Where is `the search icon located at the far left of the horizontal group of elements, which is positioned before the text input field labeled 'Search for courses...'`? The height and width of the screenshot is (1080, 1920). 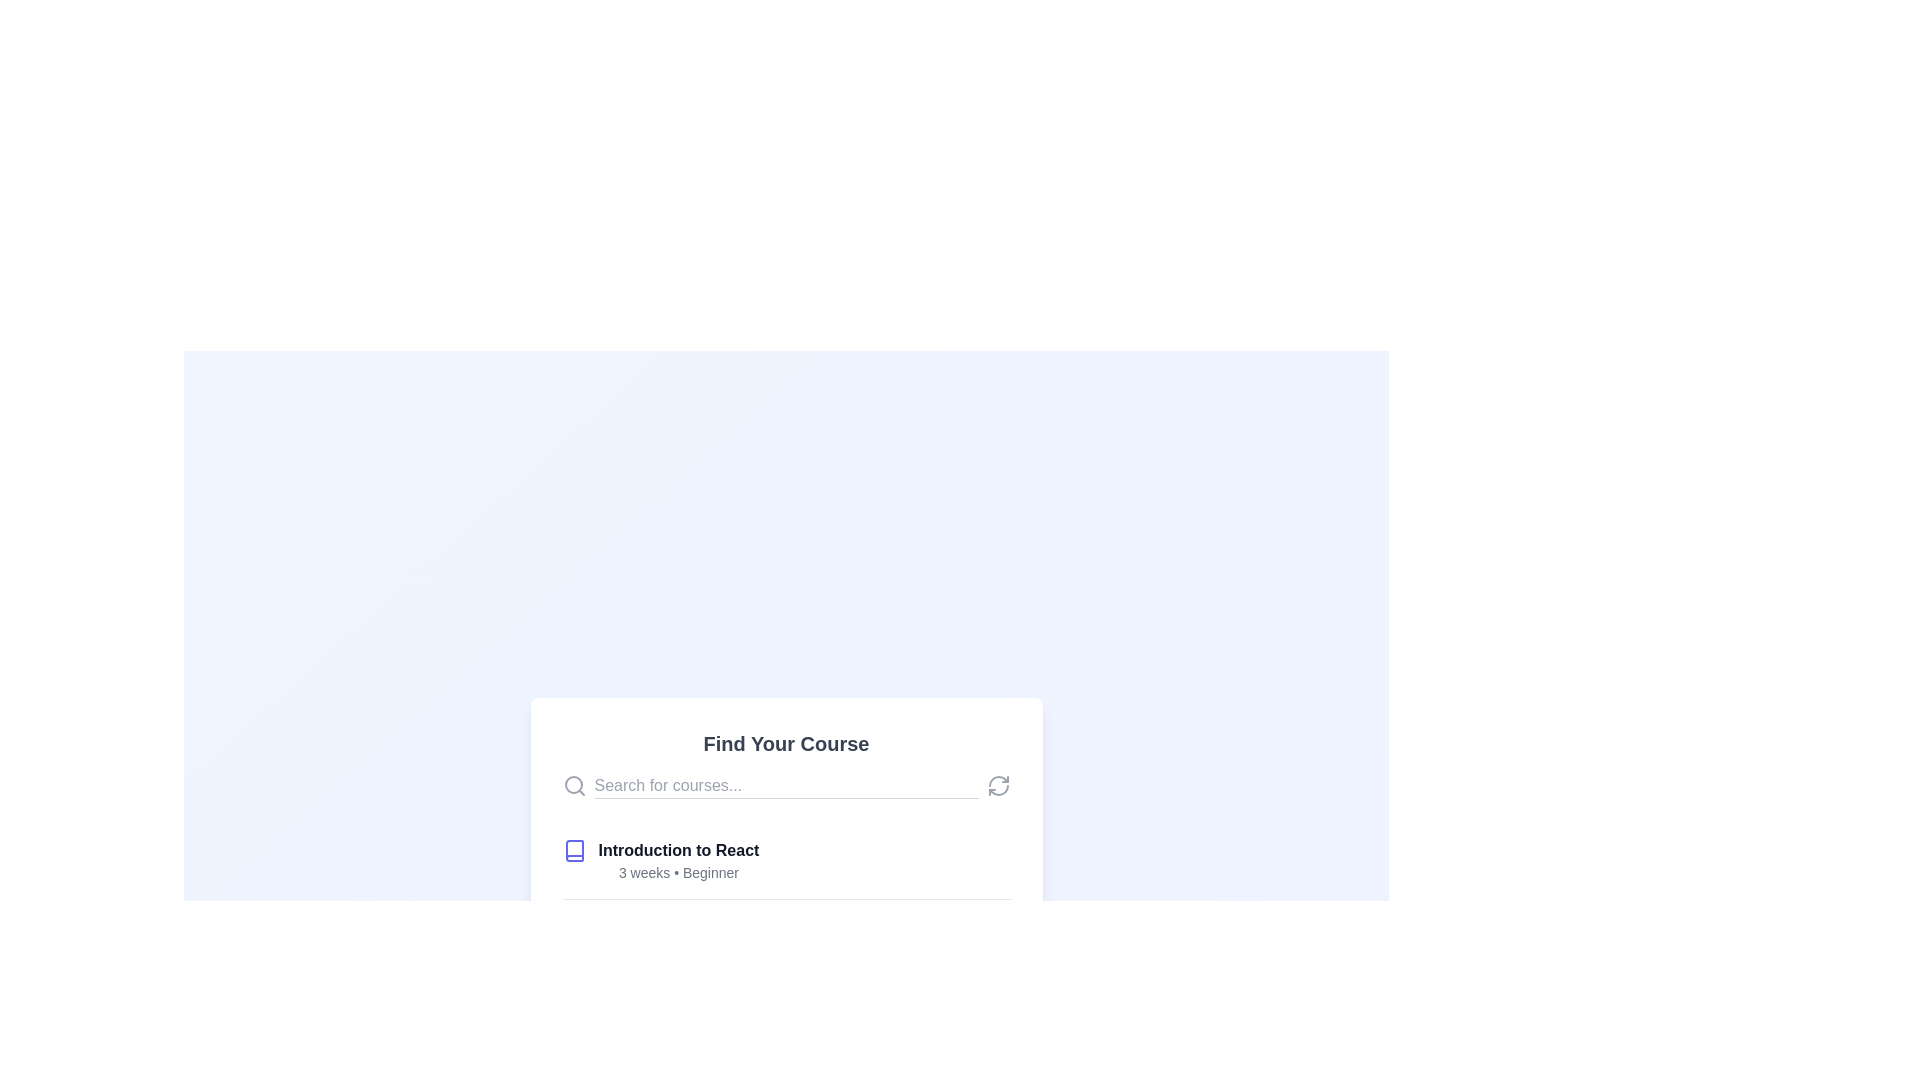
the search icon located at the far left of the horizontal group of elements, which is positioned before the text input field labeled 'Search for courses...' is located at coordinates (573, 785).